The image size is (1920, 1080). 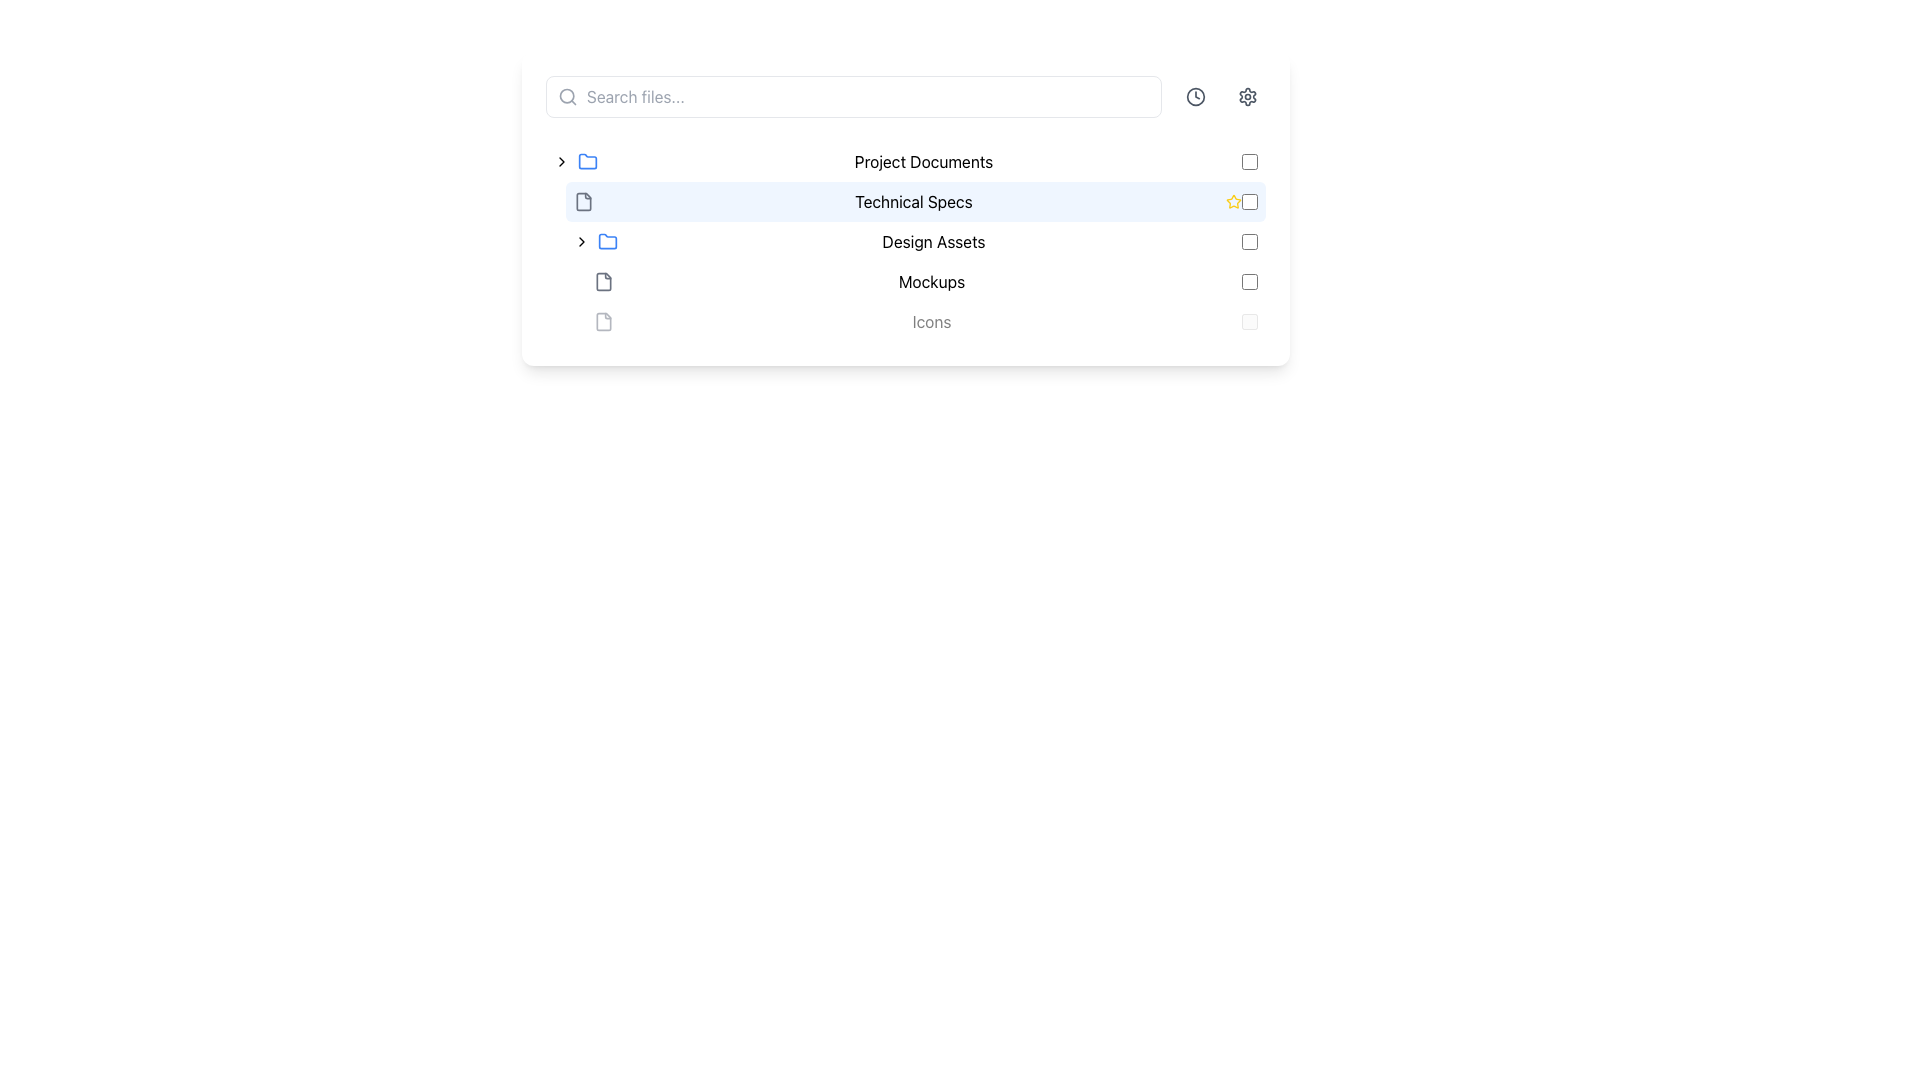 What do you see at coordinates (905, 281) in the screenshot?
I see `the 'Mockups' file or folder listed under the 'Design Assets' section` at bounding box center [905, 281].